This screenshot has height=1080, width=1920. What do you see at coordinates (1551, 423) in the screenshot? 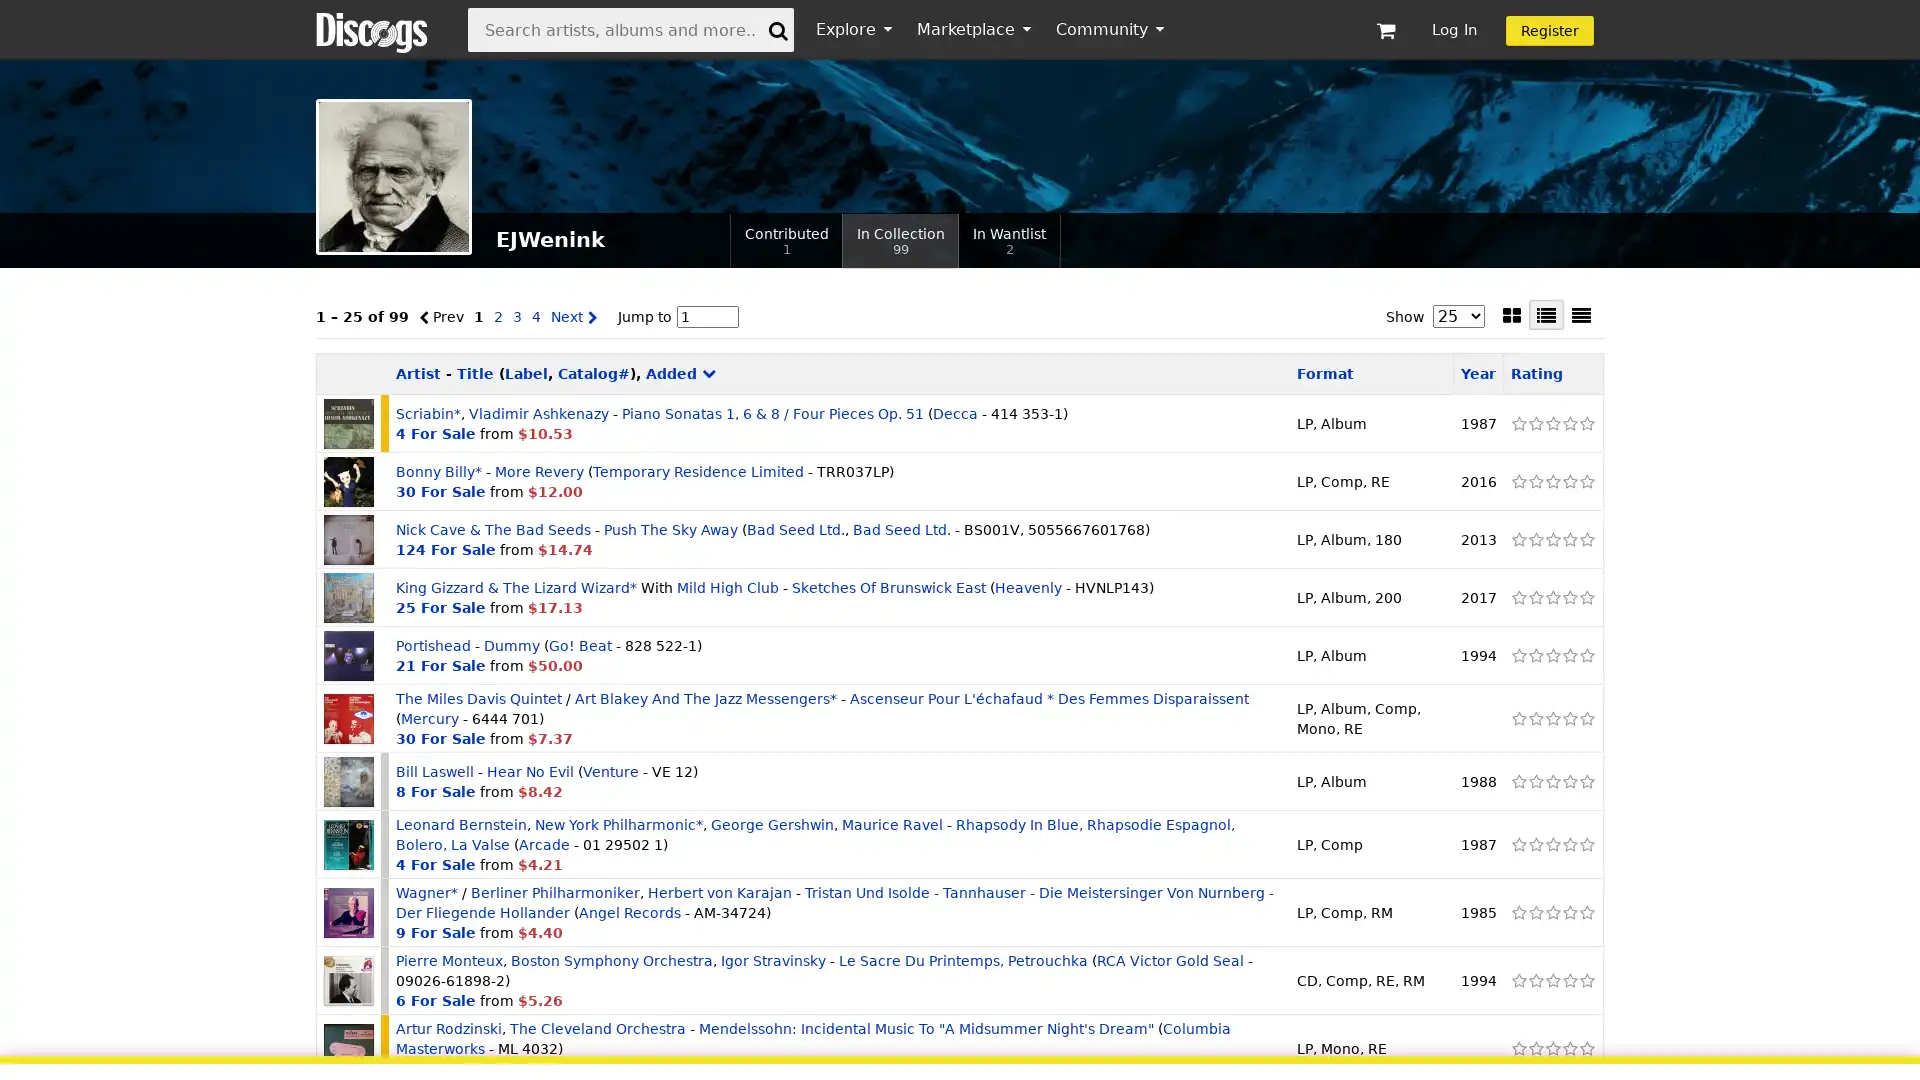
I see `Rate this release 3 stars.` at bounding box center [1551, 423].